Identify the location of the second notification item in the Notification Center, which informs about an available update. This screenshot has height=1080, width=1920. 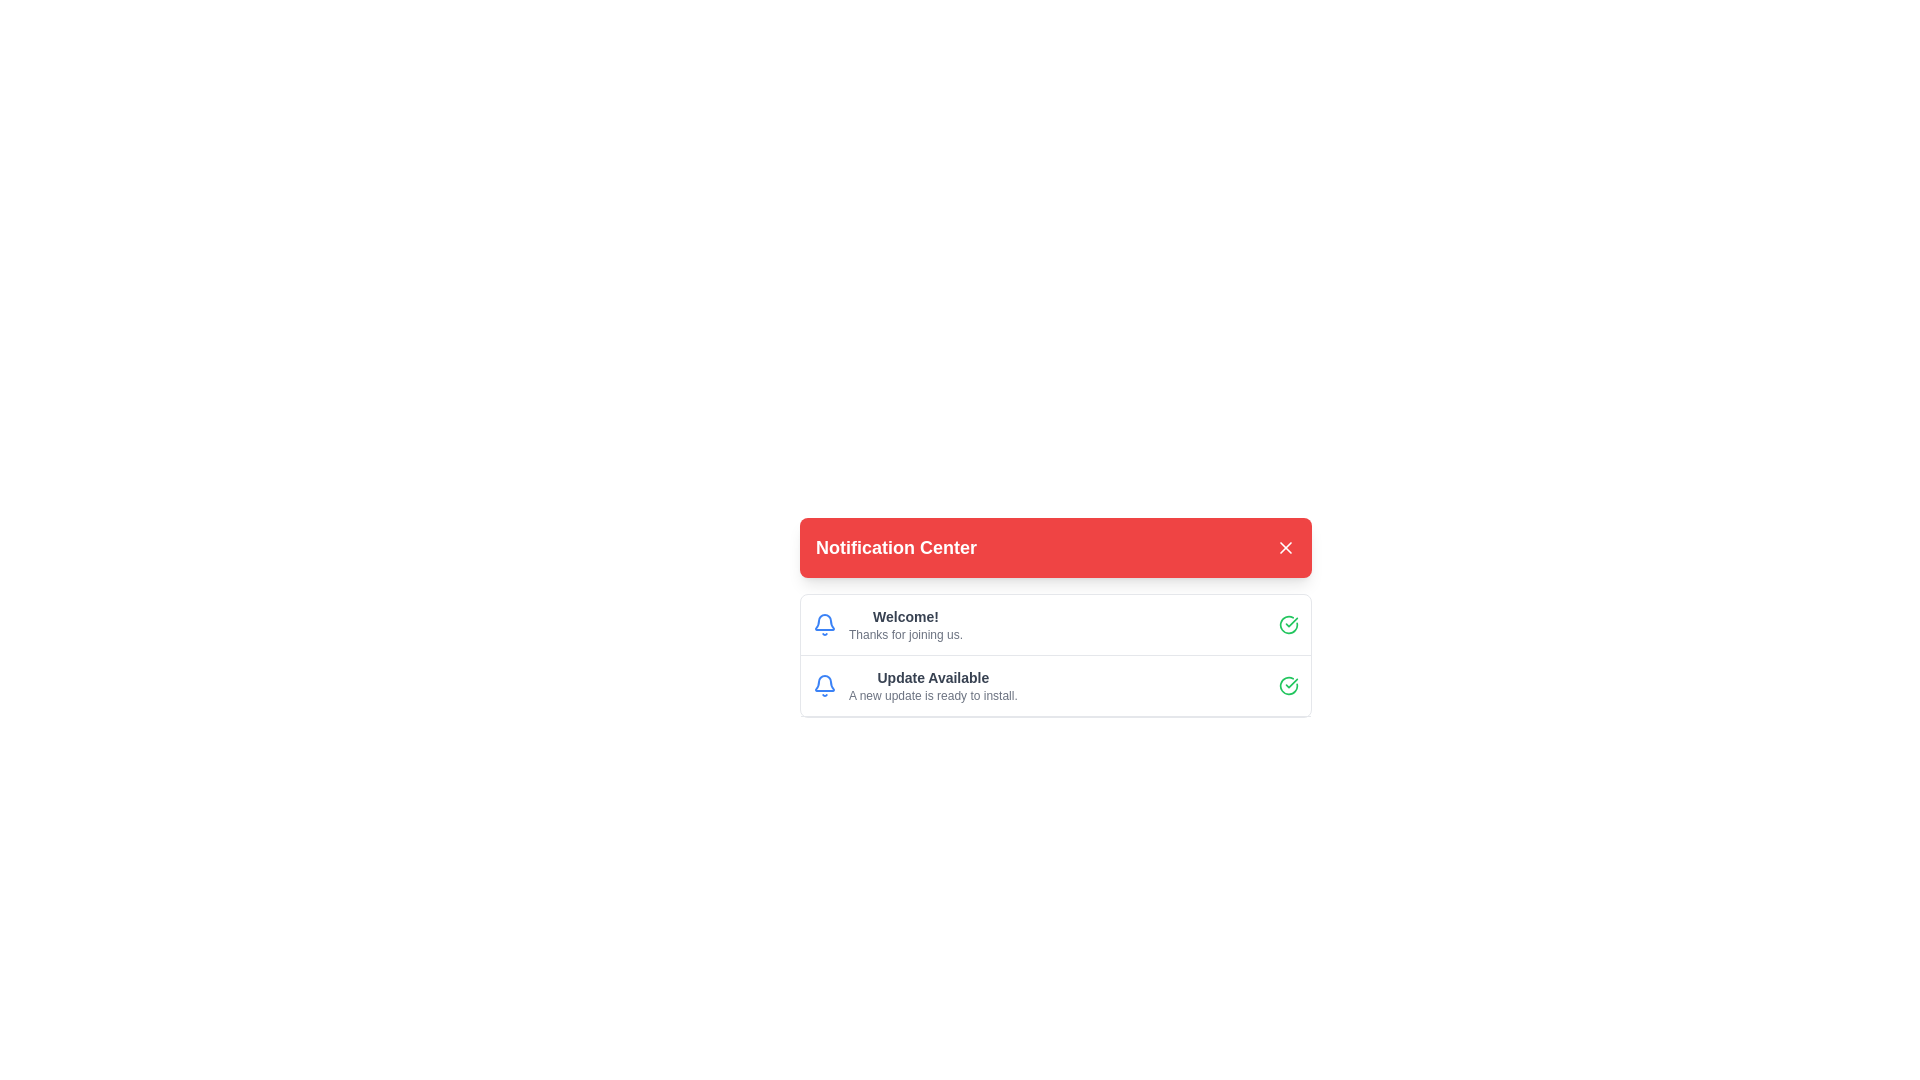
(1055, 685).